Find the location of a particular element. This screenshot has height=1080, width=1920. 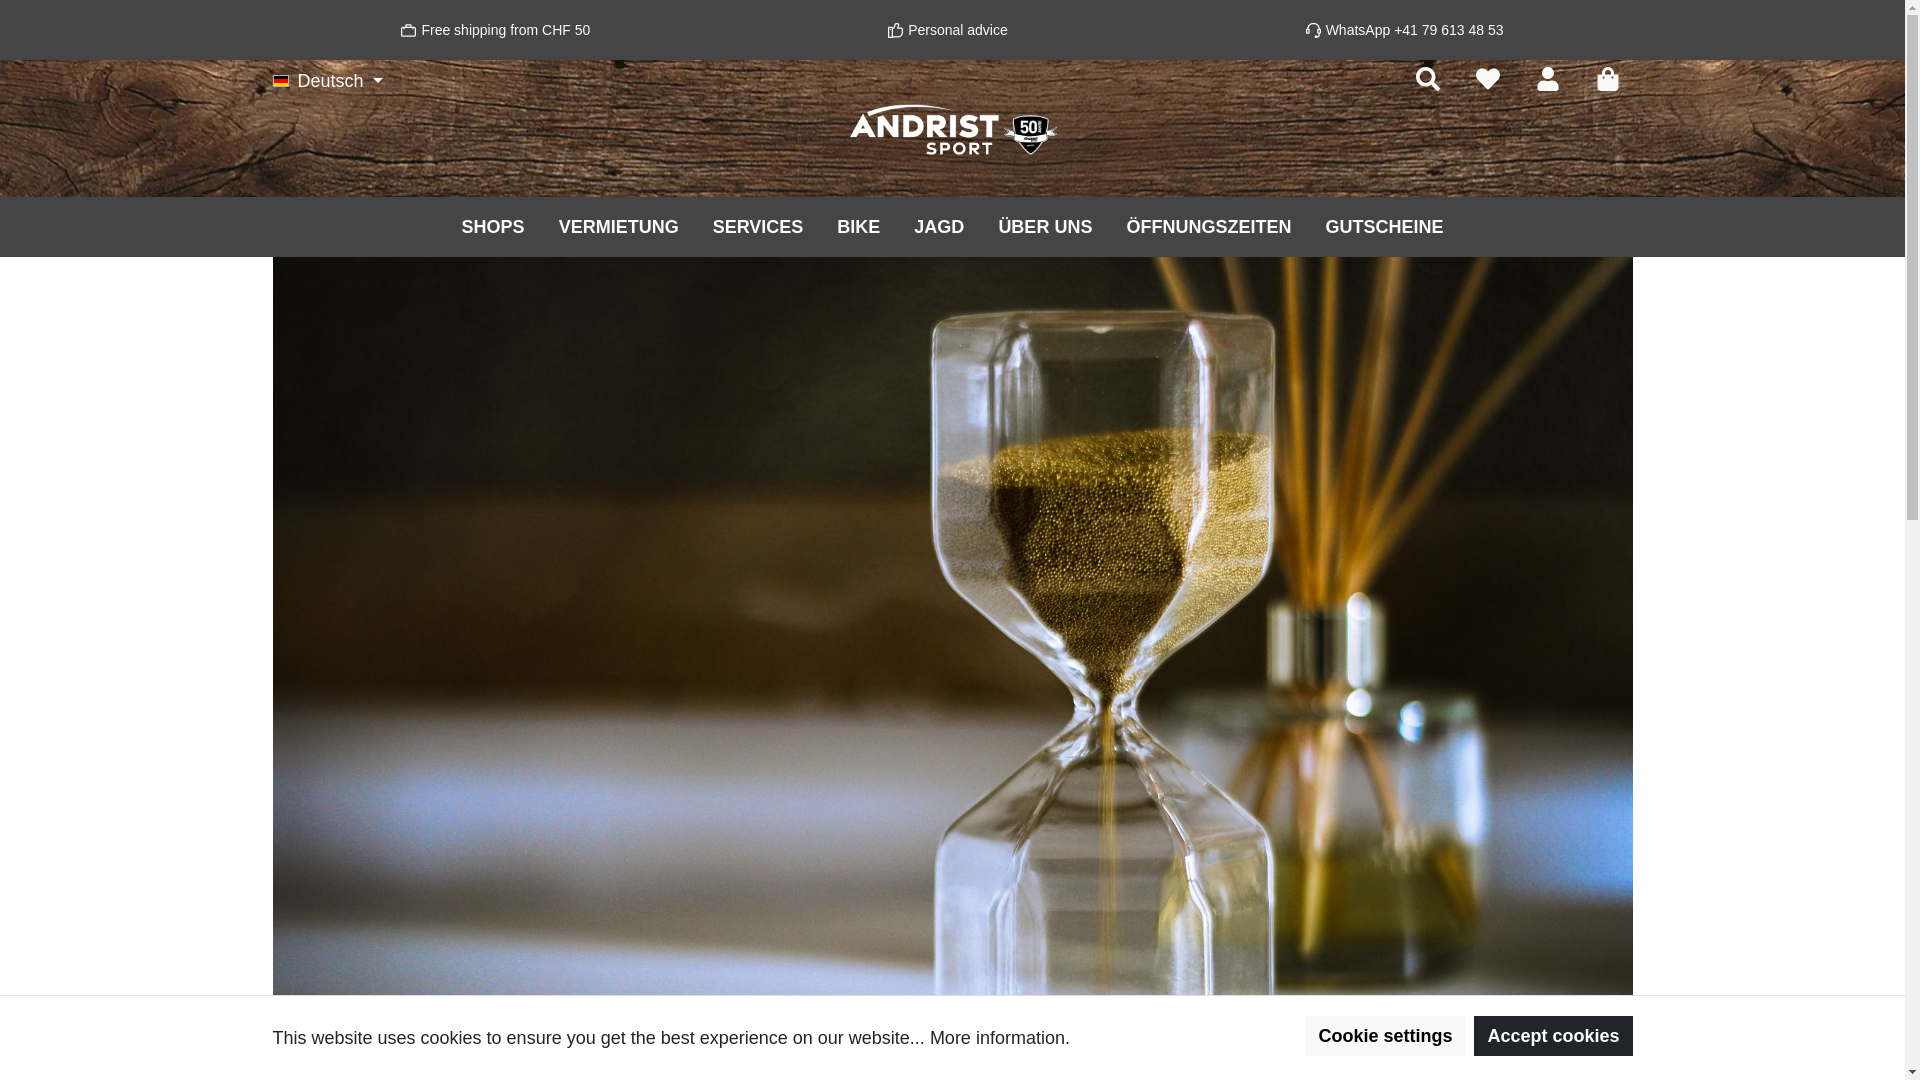

'Accept cookies' is located at coordinates (1473, 1035).